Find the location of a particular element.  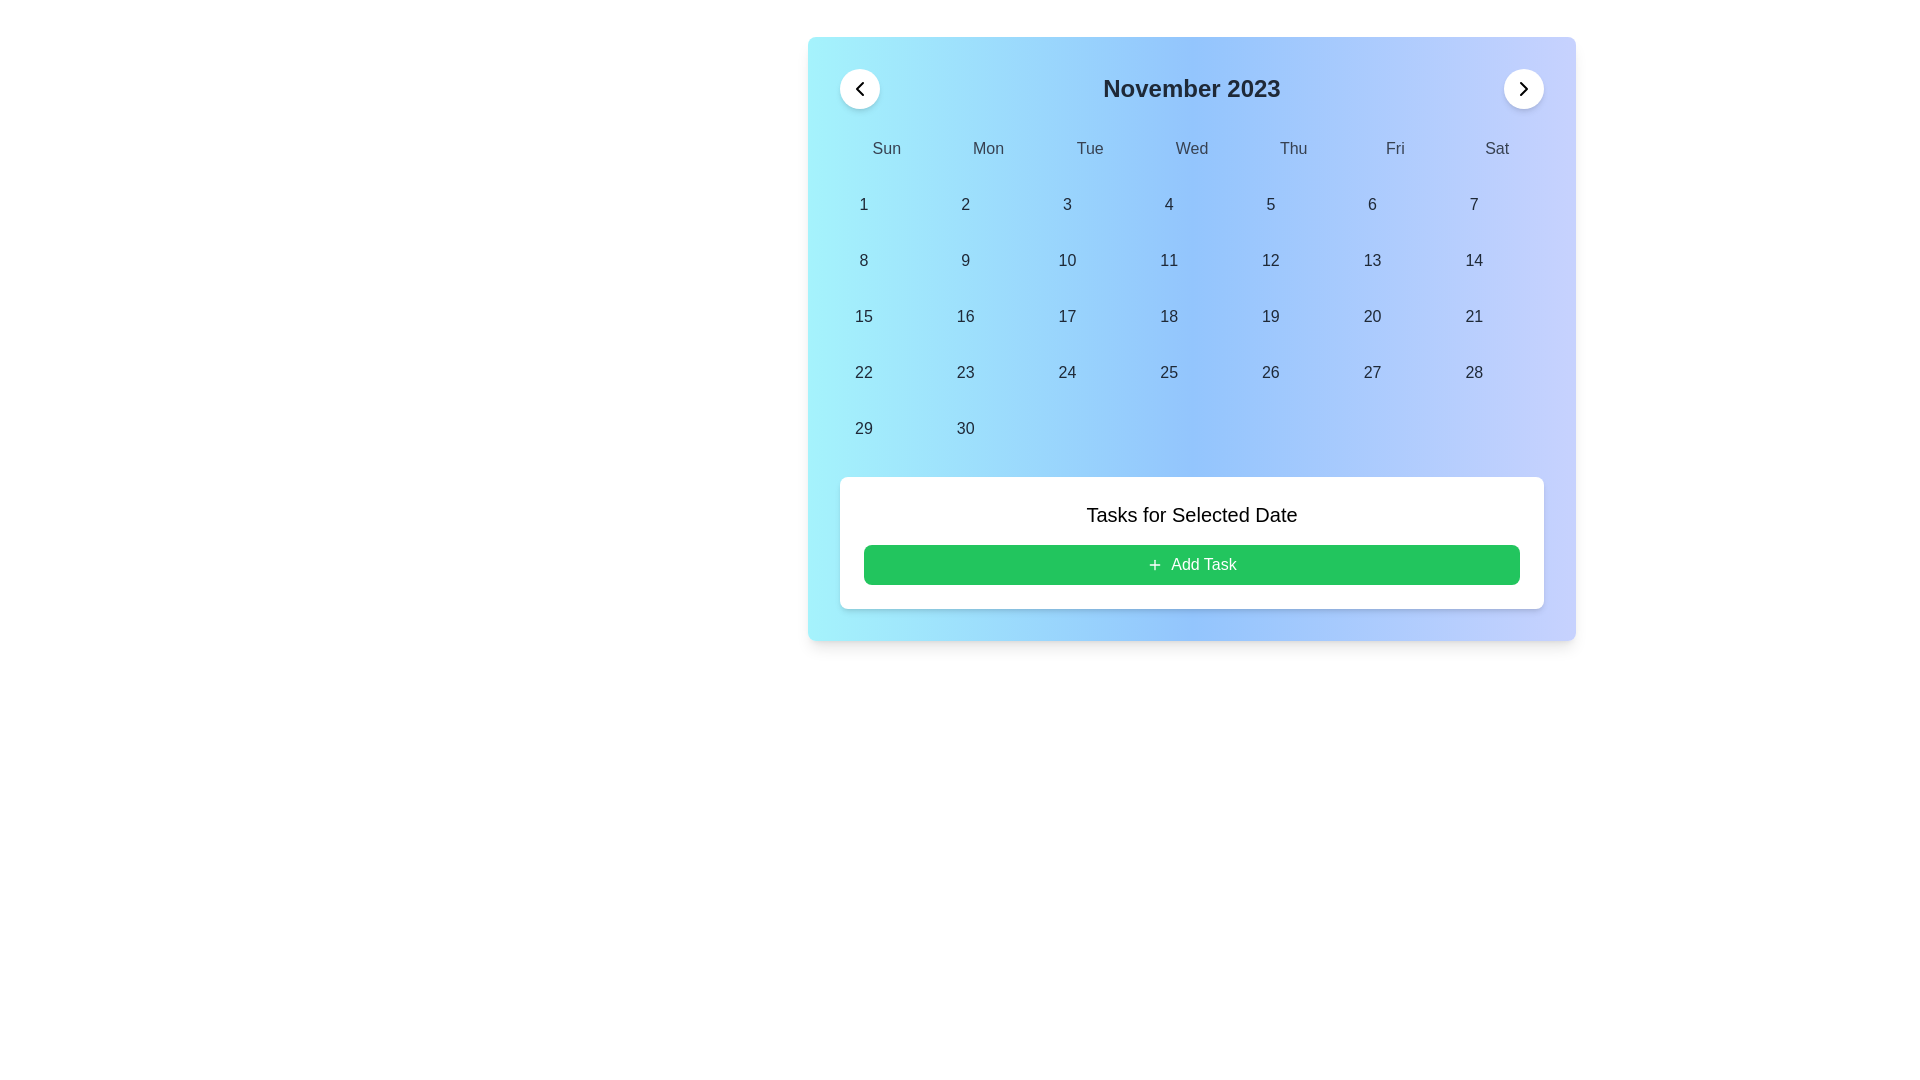

the button labeled '29' located in the bottom-left portion of the calendar grid for navigation is located at coordinates (864, 427).